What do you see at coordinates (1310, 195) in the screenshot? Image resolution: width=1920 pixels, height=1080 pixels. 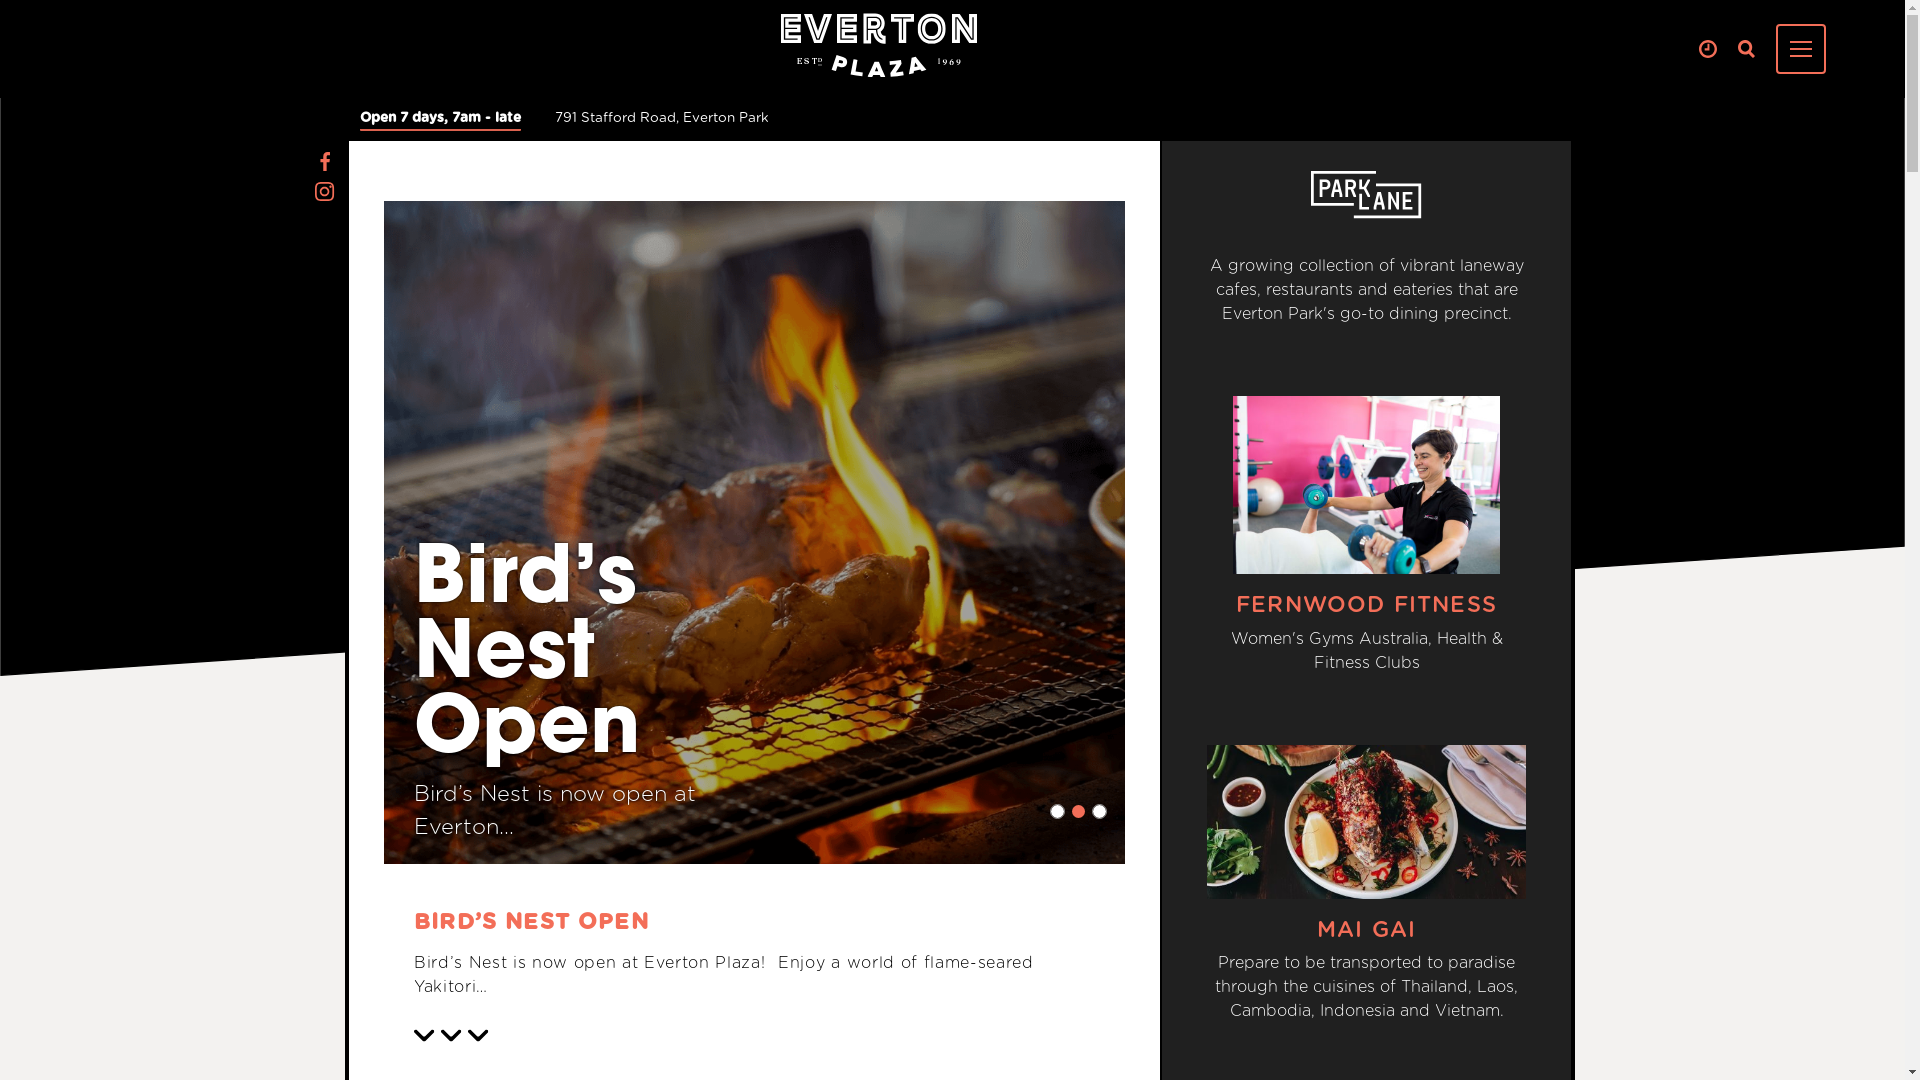 I see `'Some of the stores in Park Lane'` at bounding box center [1310, 195].